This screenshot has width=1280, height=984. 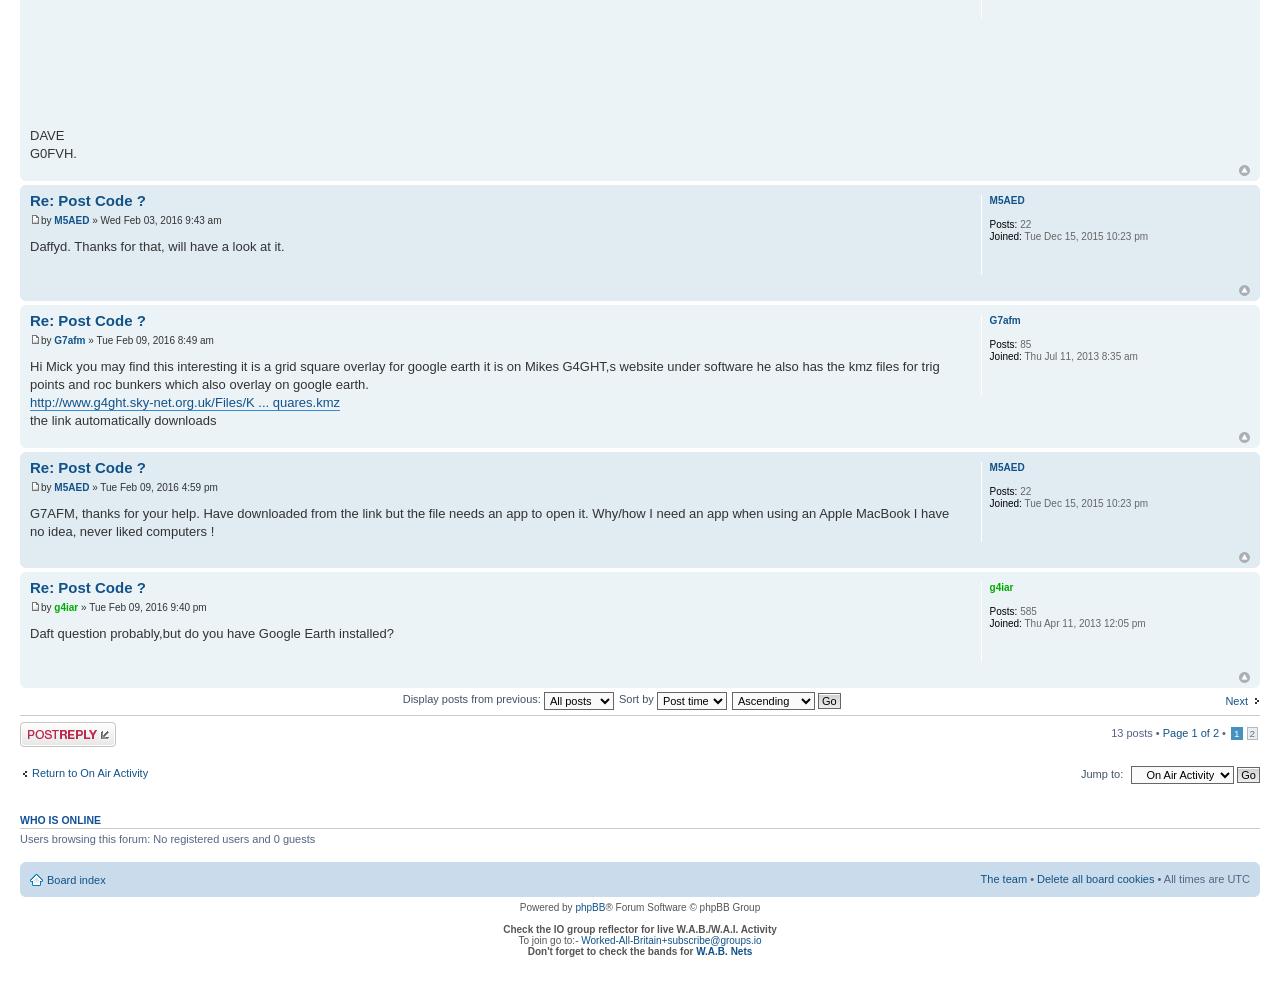 I want to click on 'phpBB', so click(x=588, y=907).